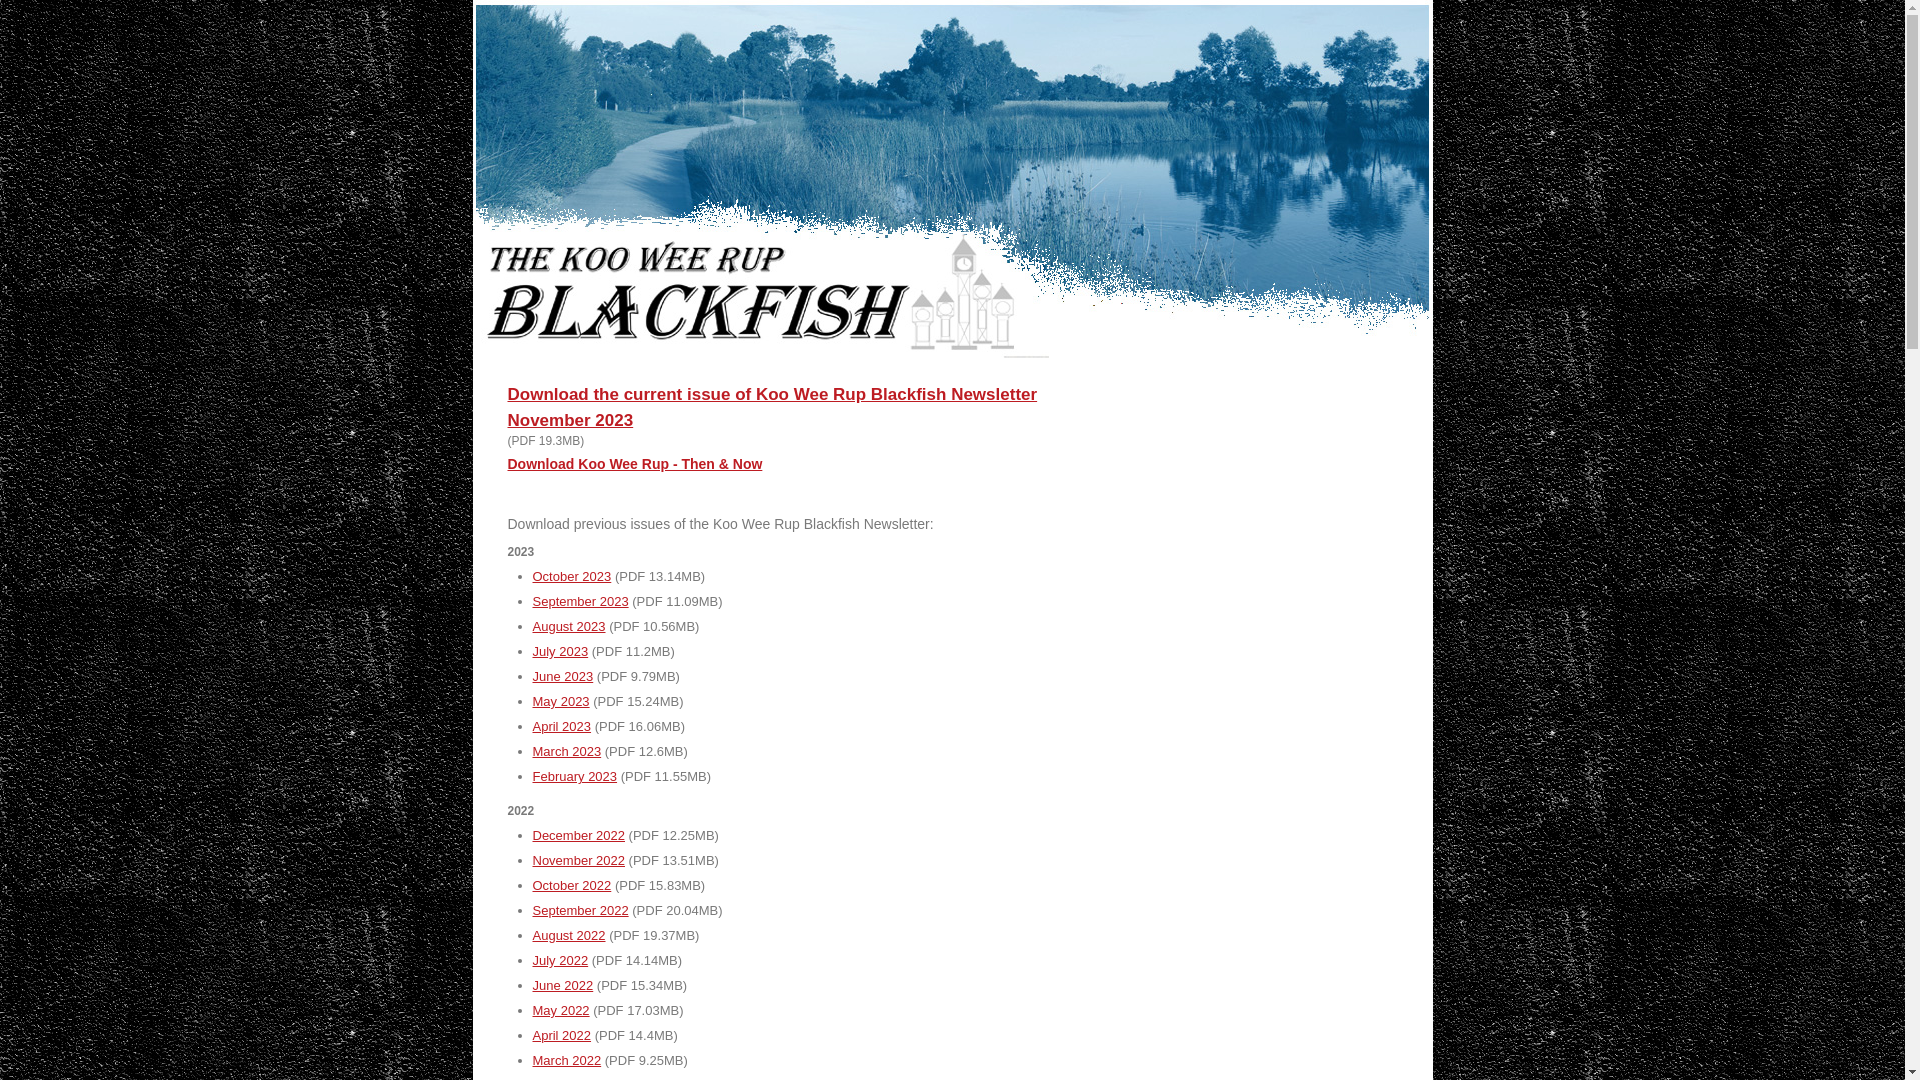  What do you see at coordinates (560, 1010) in the screenshot?
I see `'May 2022'` at bounding box center [560, 1010].